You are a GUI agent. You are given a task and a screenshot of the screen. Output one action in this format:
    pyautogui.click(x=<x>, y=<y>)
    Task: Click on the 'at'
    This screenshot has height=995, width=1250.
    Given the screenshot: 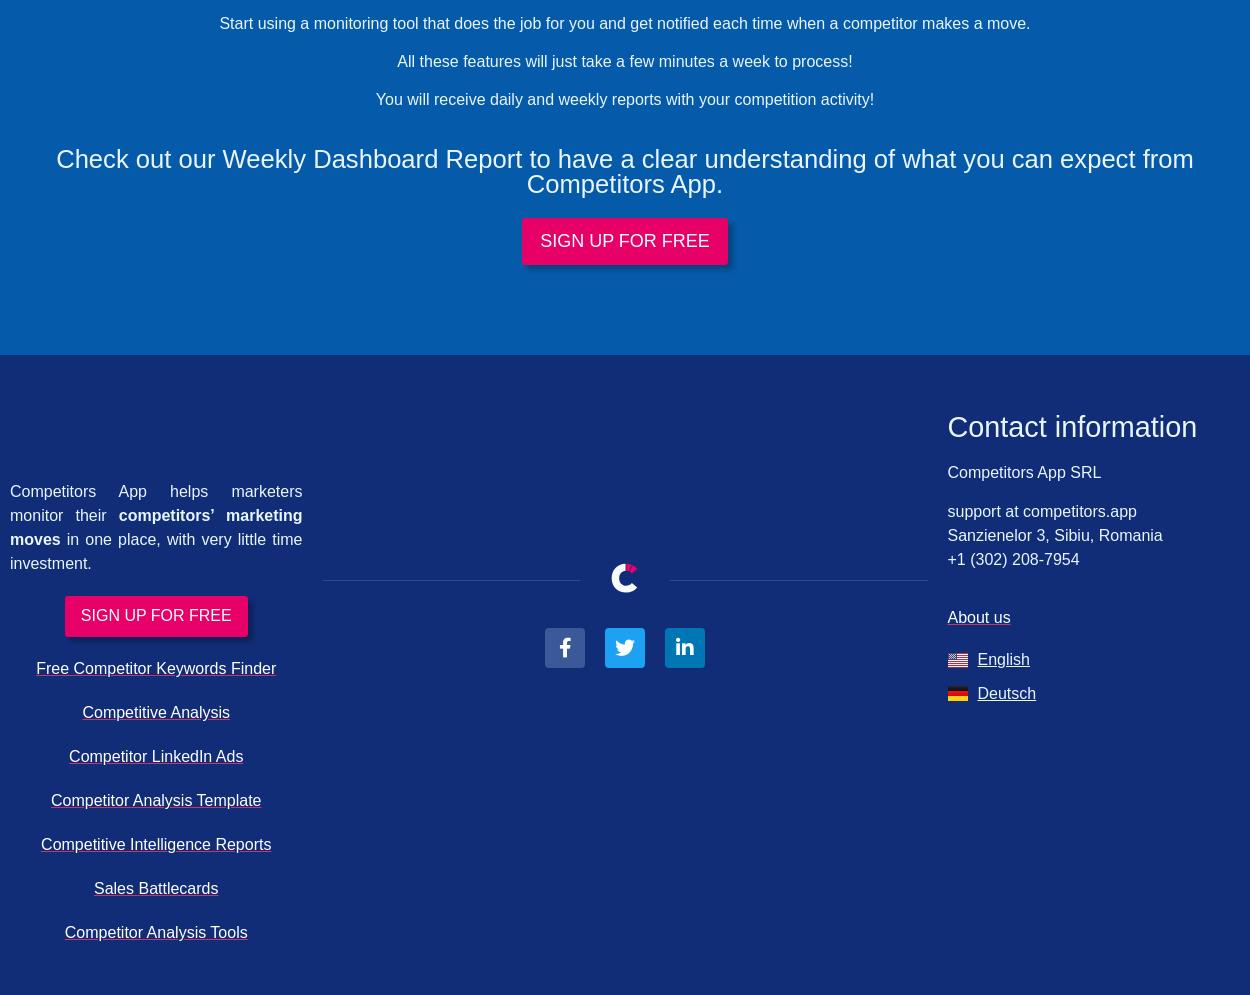 What is the action you would take?
    pyautogui.click(x=1011, y=509)
    